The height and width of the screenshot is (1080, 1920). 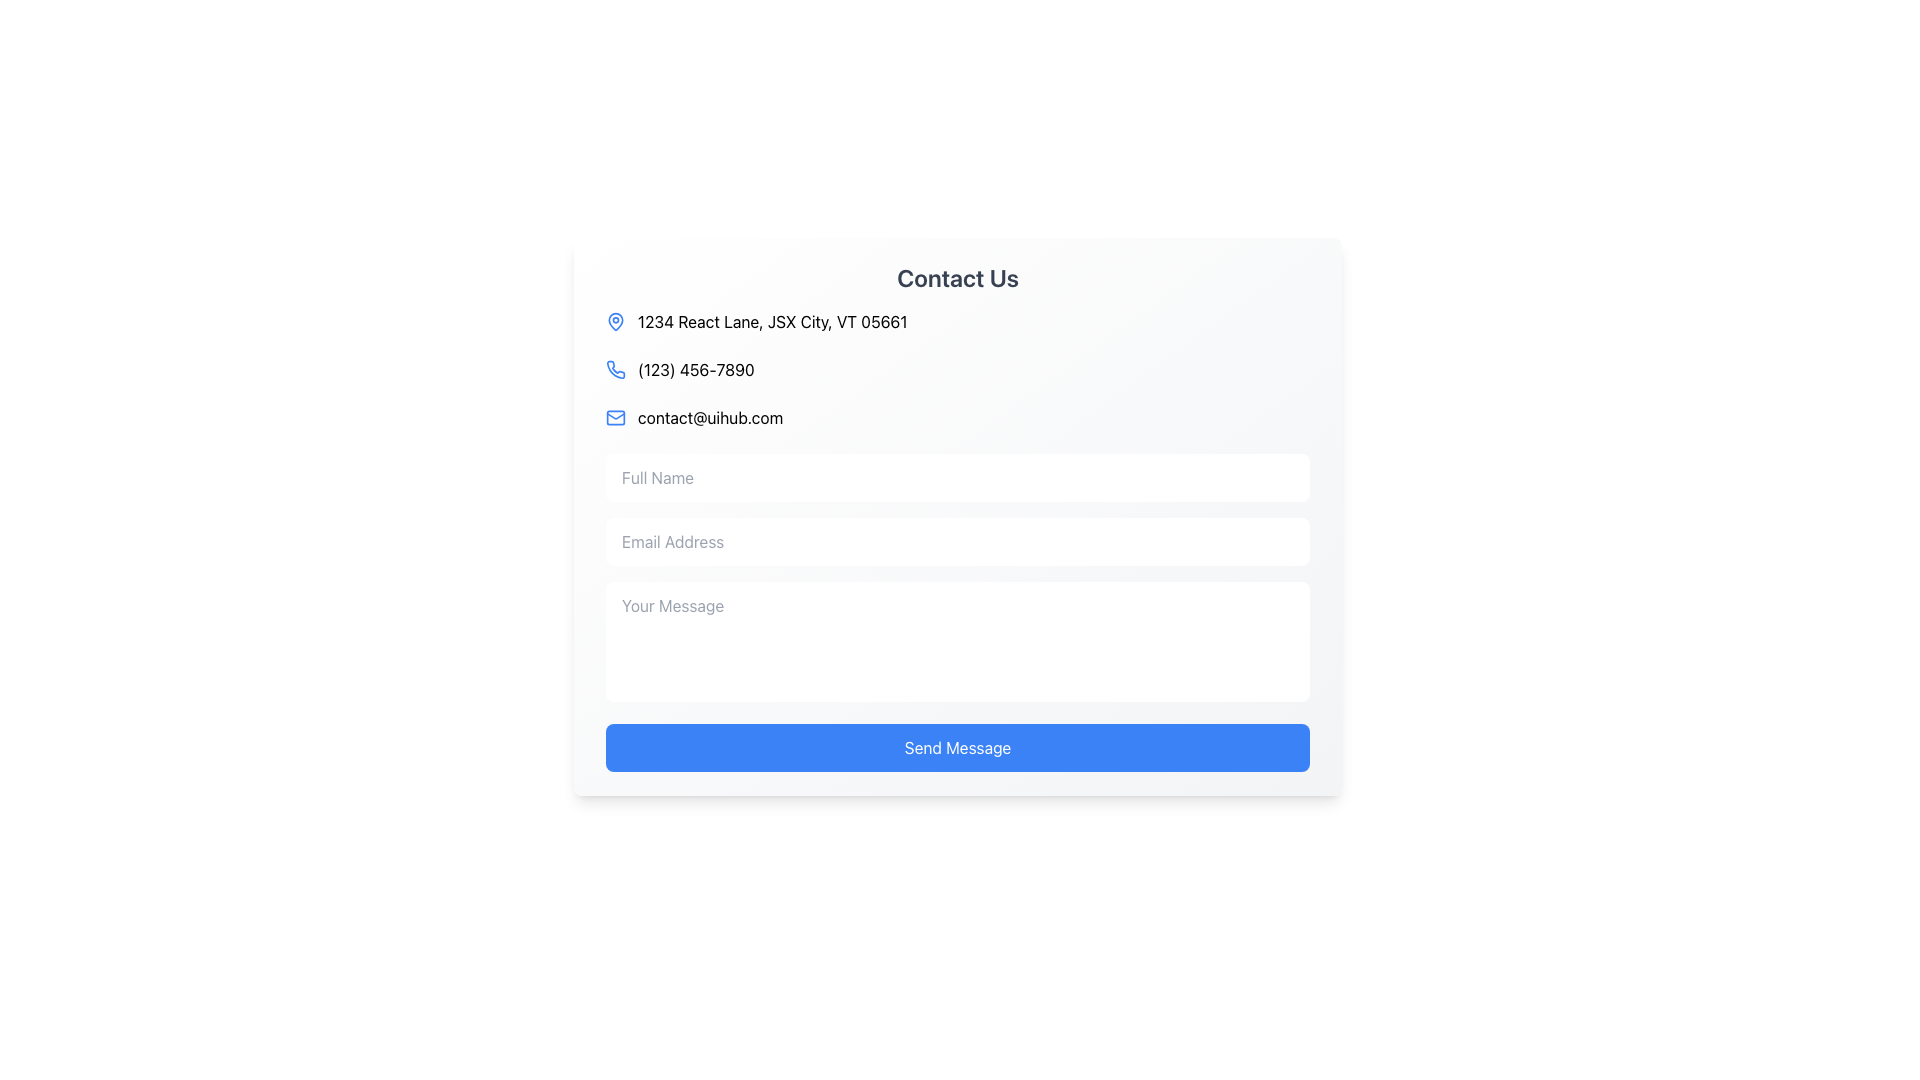 I want to click on the blue phone icon located to the left of the phone number '(123) 456-7890' in the contact section of the interface, so click(x=614, y=370).